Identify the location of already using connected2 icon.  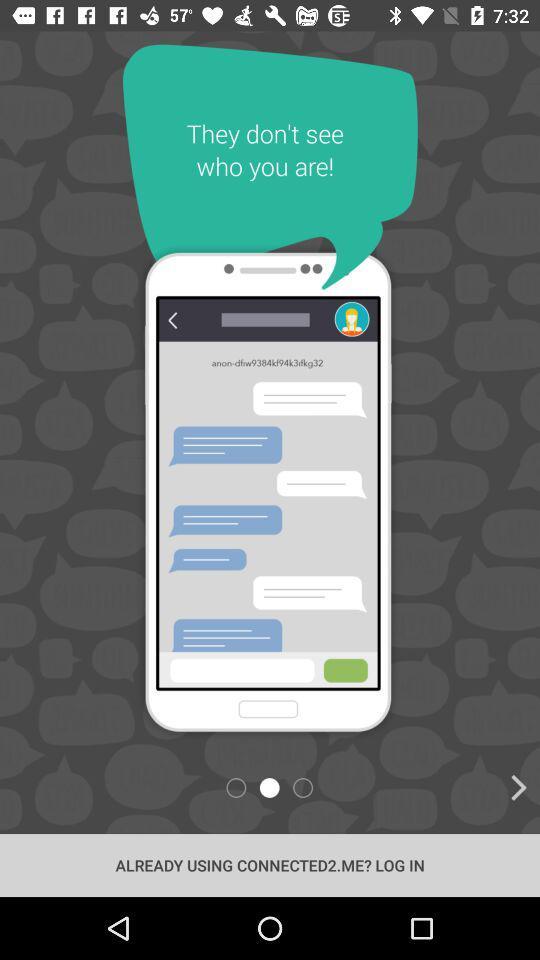
(270, 864).